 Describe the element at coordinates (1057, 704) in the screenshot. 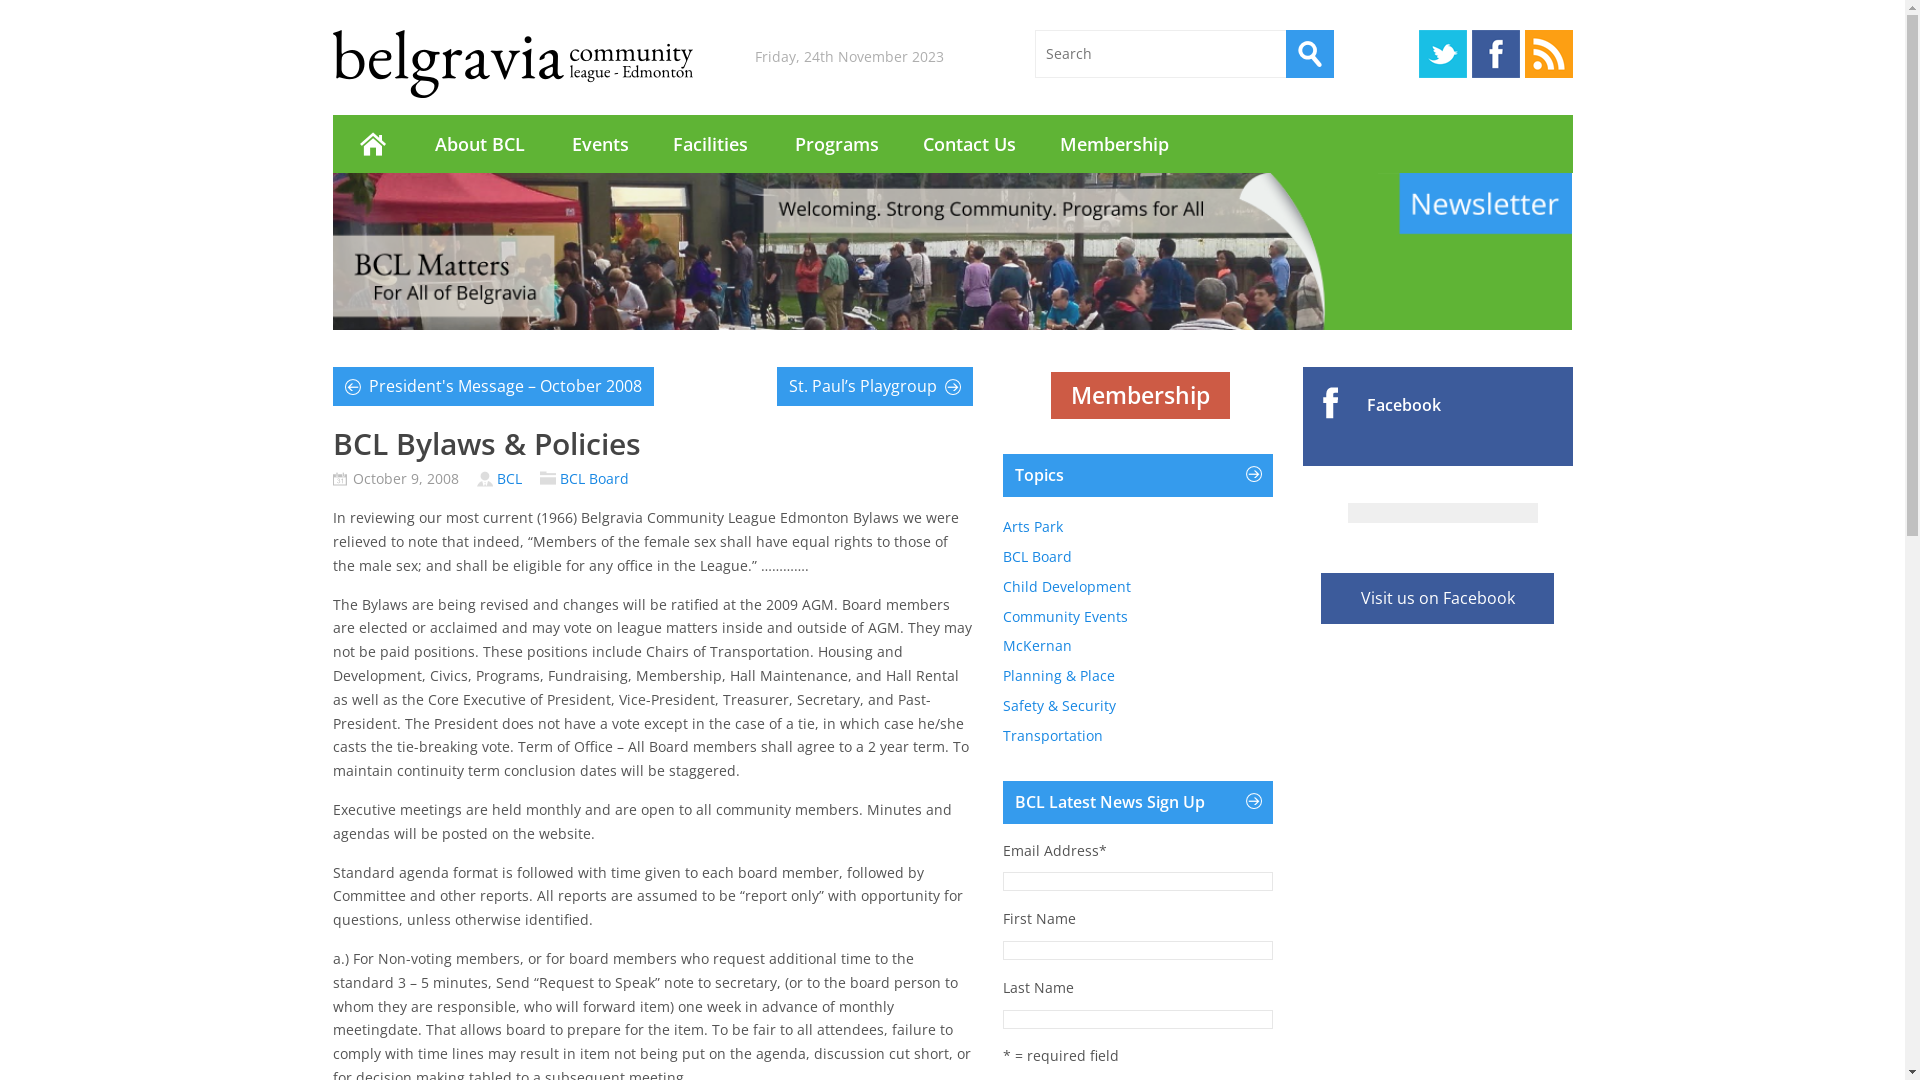

I see `'Safety & Security'` at that location.